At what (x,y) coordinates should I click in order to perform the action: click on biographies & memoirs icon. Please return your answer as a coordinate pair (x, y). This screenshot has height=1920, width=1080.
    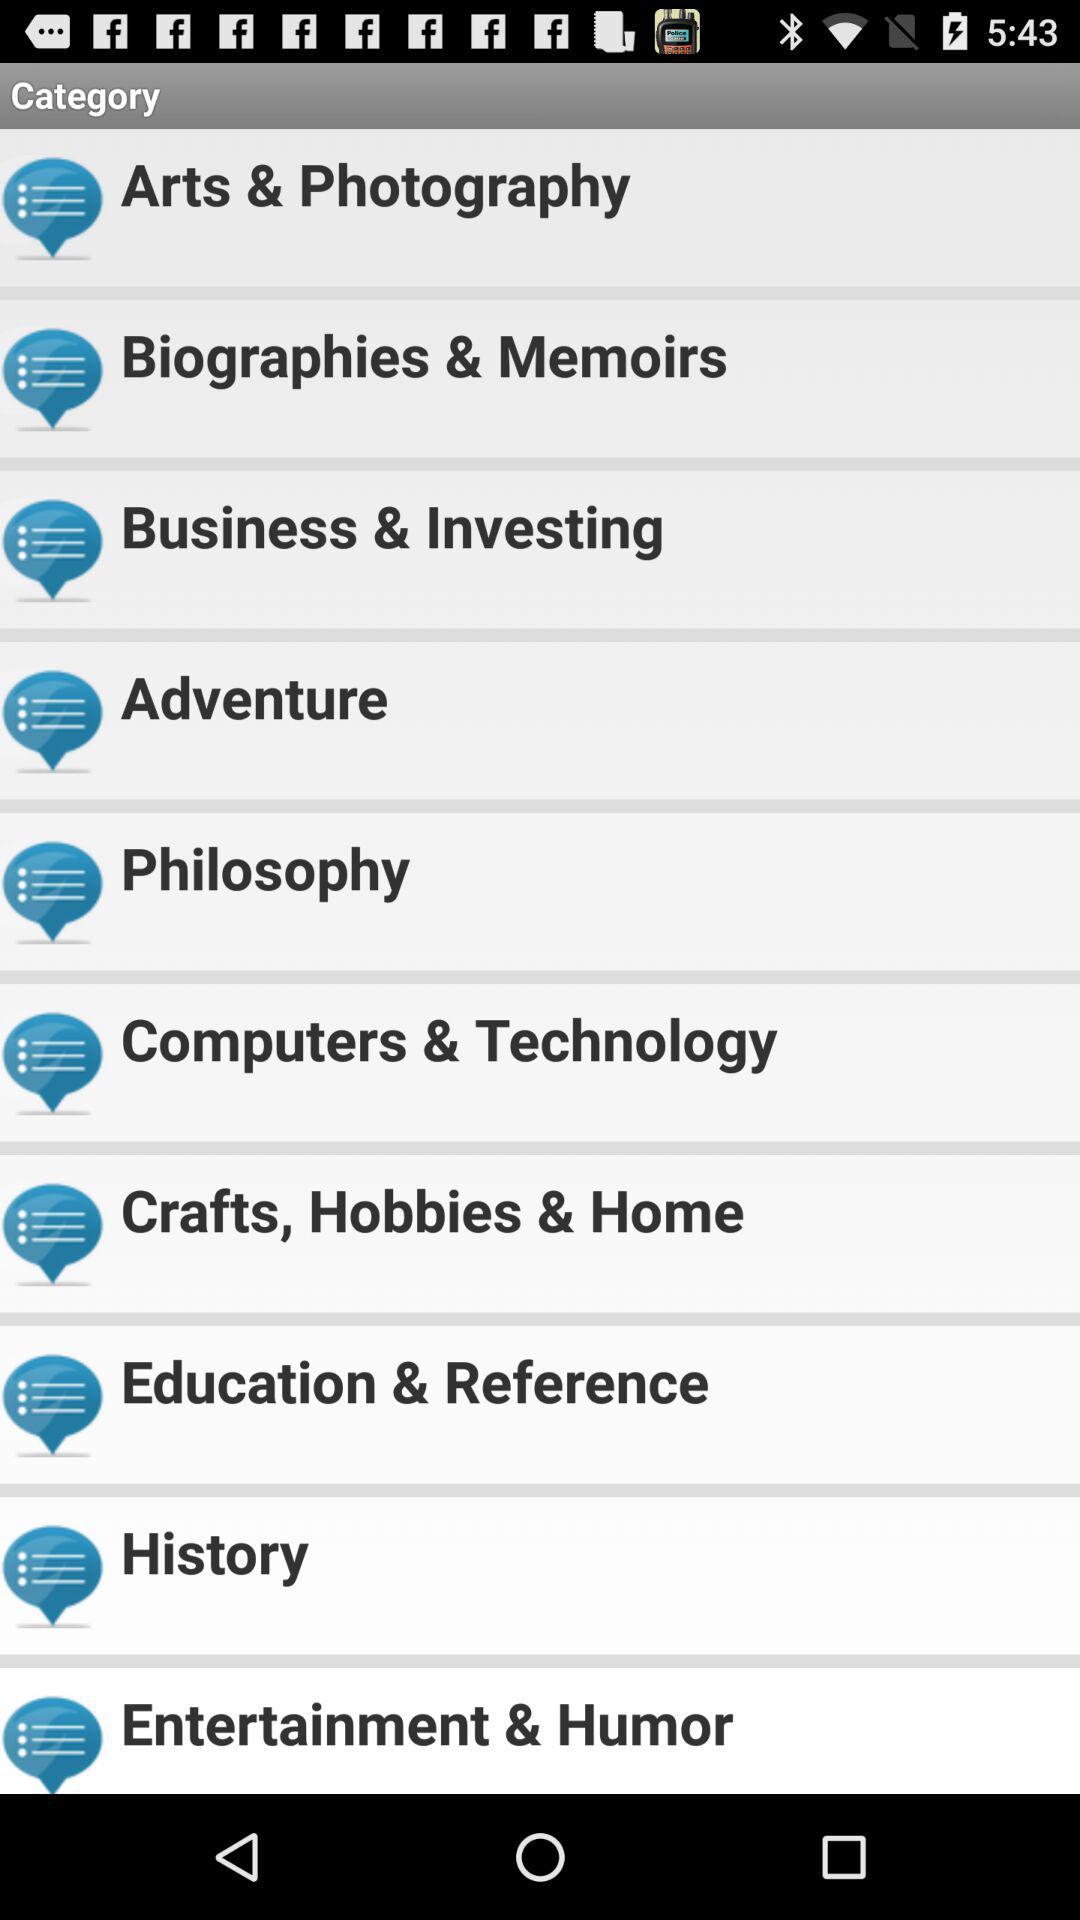
    Looking at the image, I should click on (591, 346).